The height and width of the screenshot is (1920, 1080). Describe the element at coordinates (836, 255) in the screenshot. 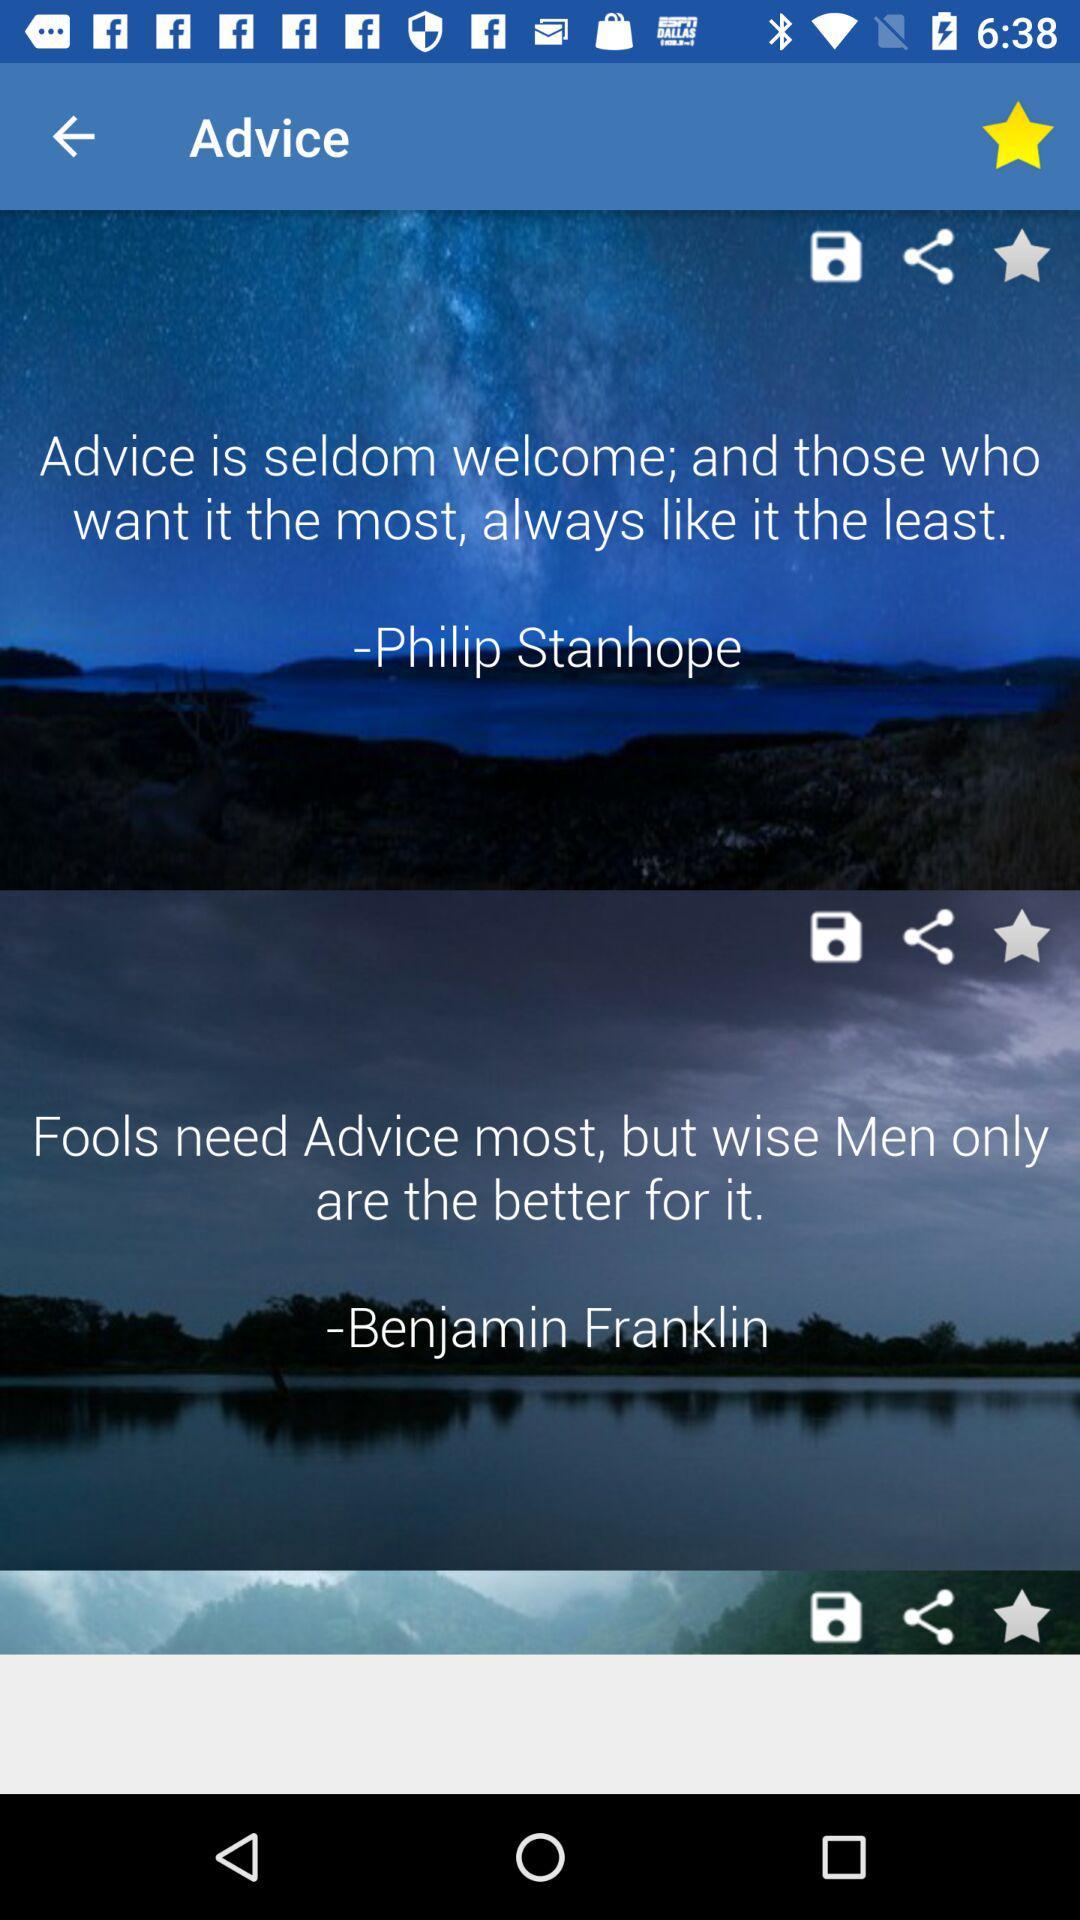

I see `post this picture` at that location.